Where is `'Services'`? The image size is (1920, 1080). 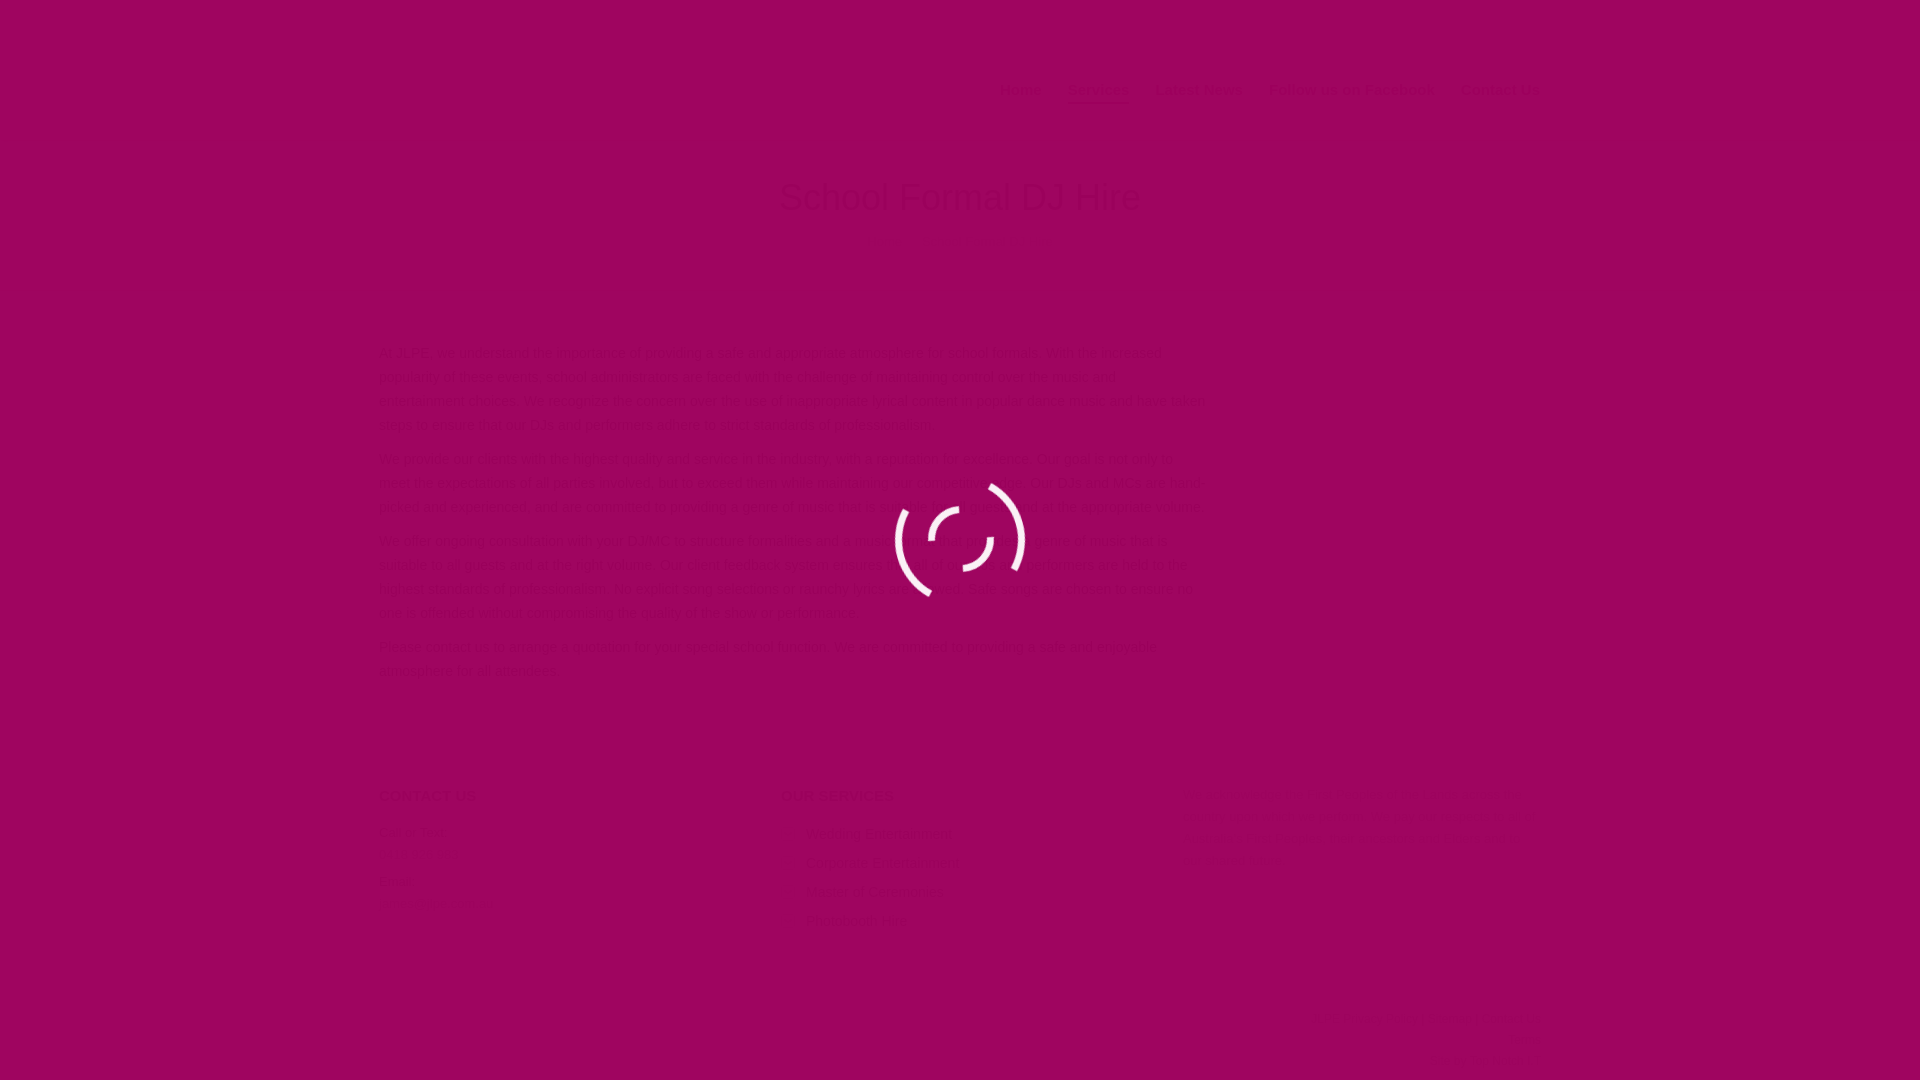 'Services' is located at coordinates (1098, 90).